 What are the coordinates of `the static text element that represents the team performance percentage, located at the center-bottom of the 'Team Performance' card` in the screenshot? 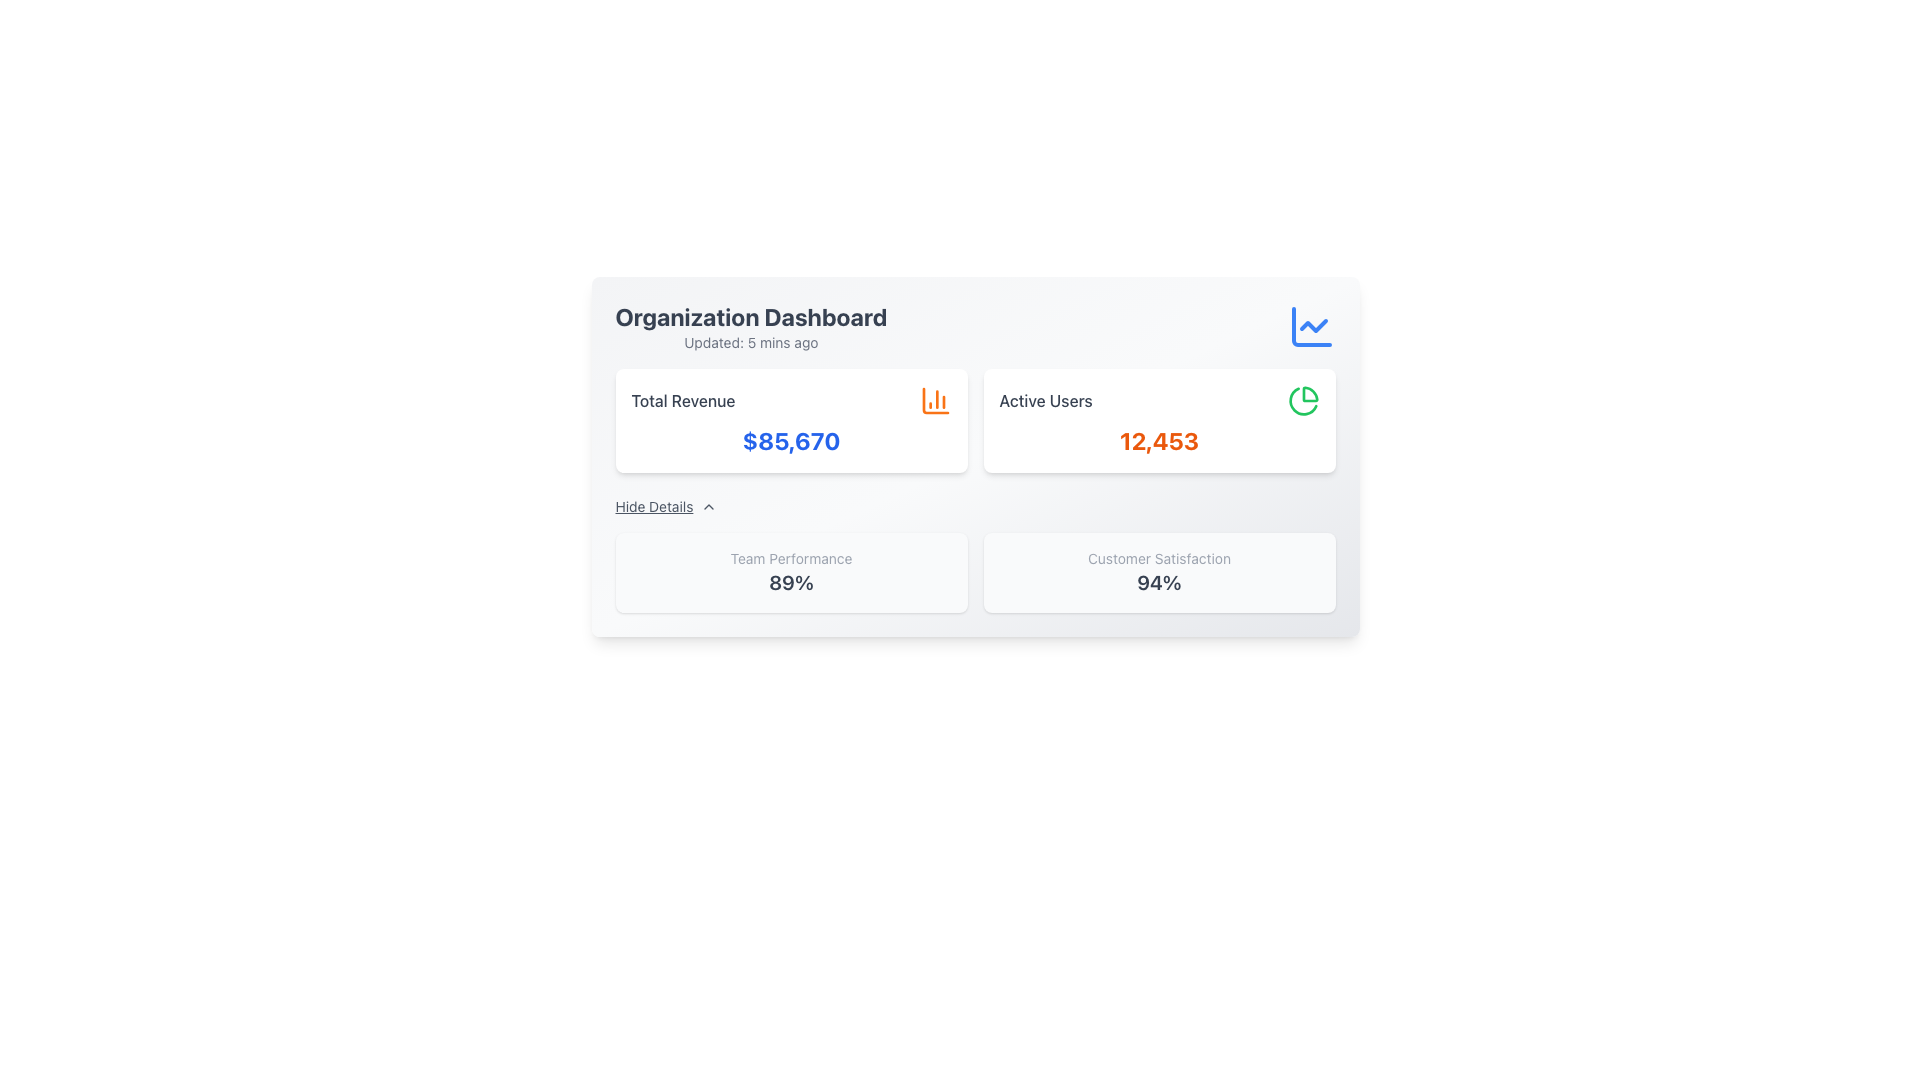 It's located at (790, 582).